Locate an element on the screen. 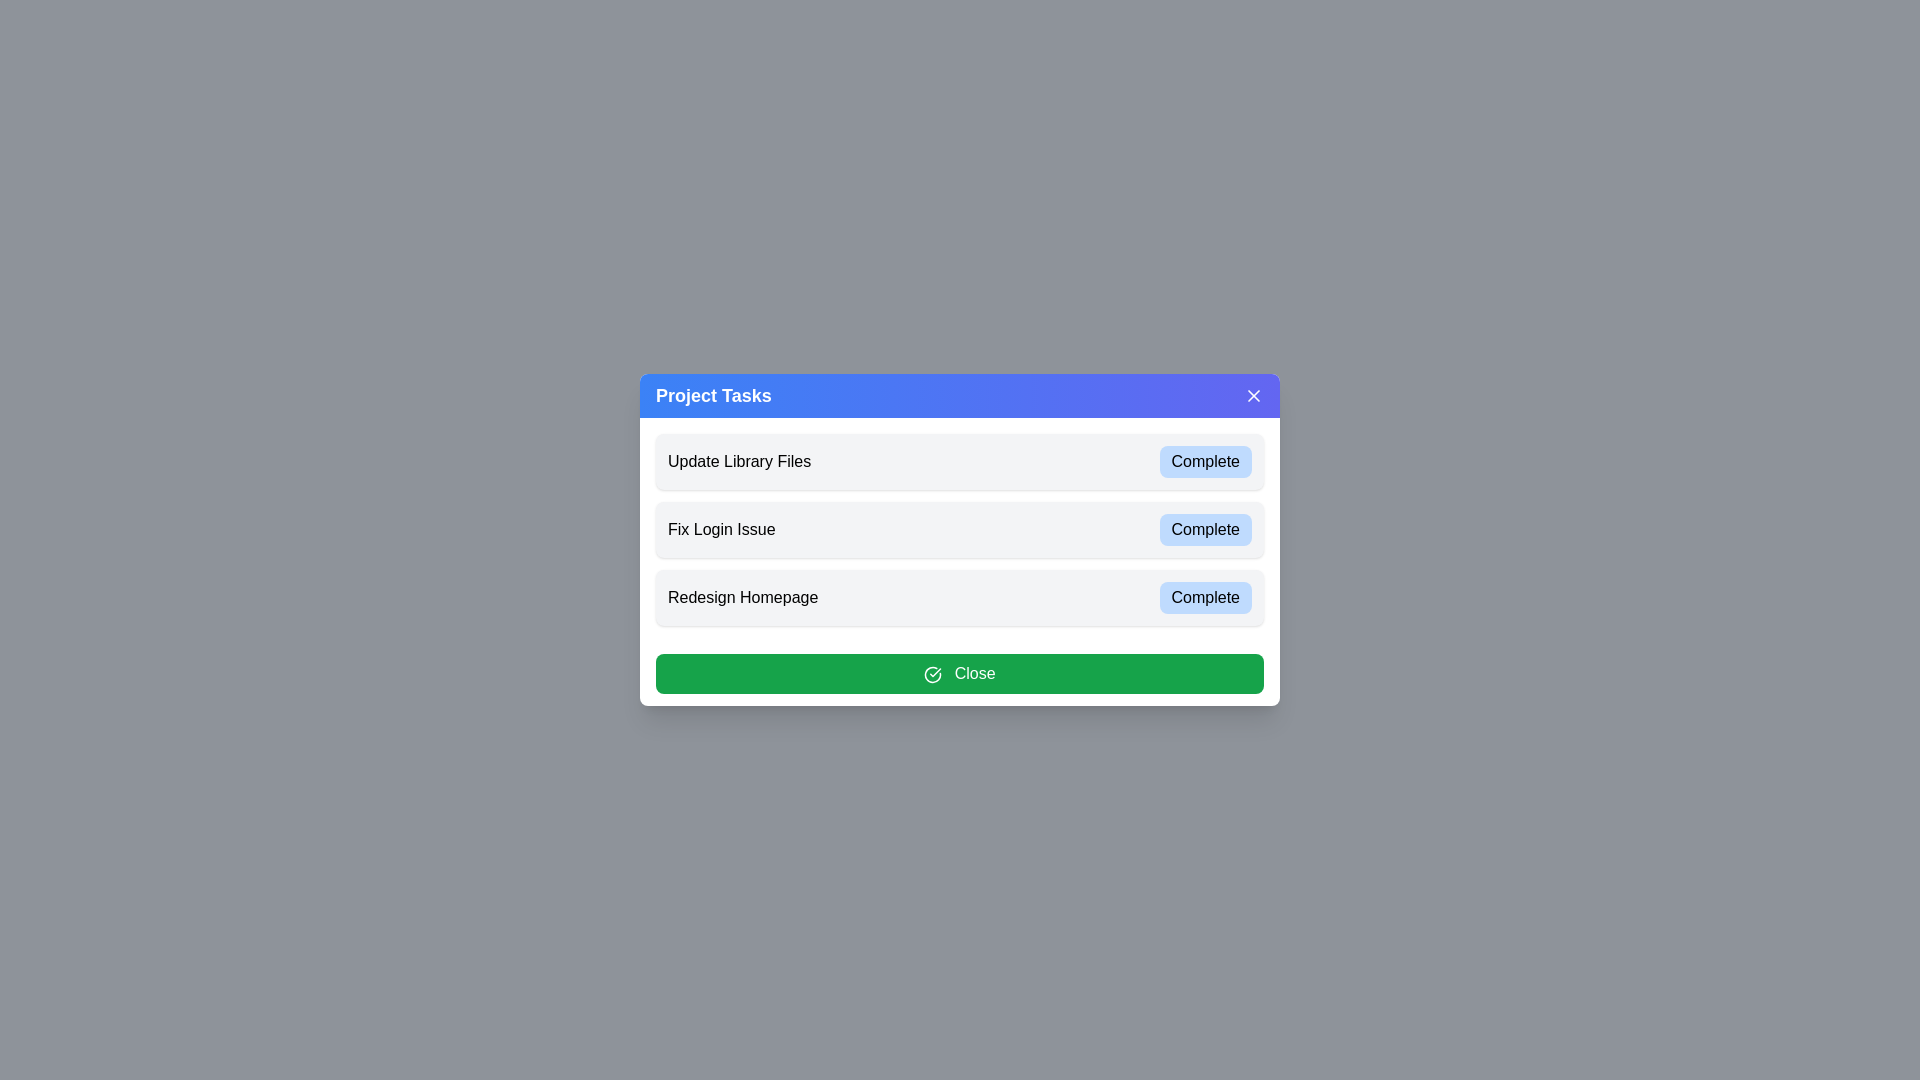 The width and height of the screenshot is (1920, 1080). the confirmation icon located inside the green button at the bottom of the dialog window, to the left of the 'Close' label is located at coordinates (932, 674).